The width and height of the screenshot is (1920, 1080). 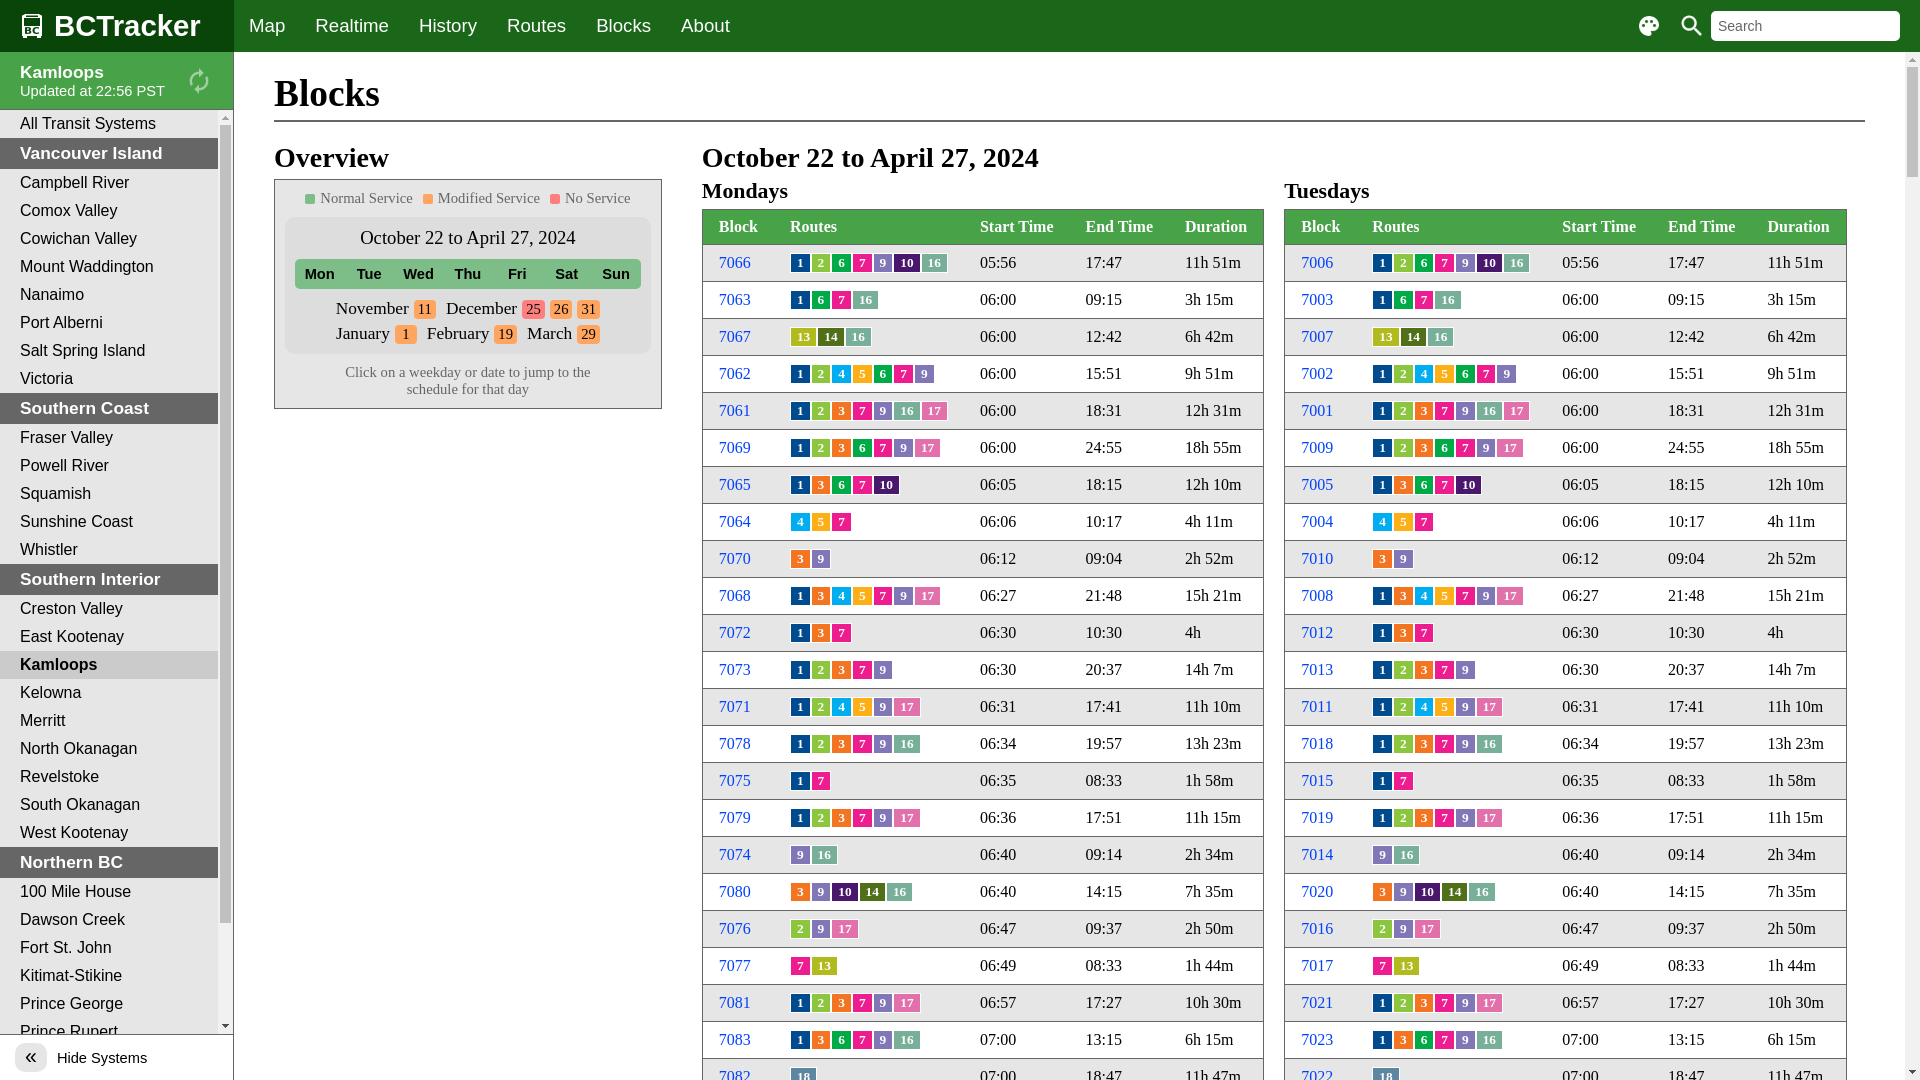 I want to click on '1', so click(x=1381, y=374).